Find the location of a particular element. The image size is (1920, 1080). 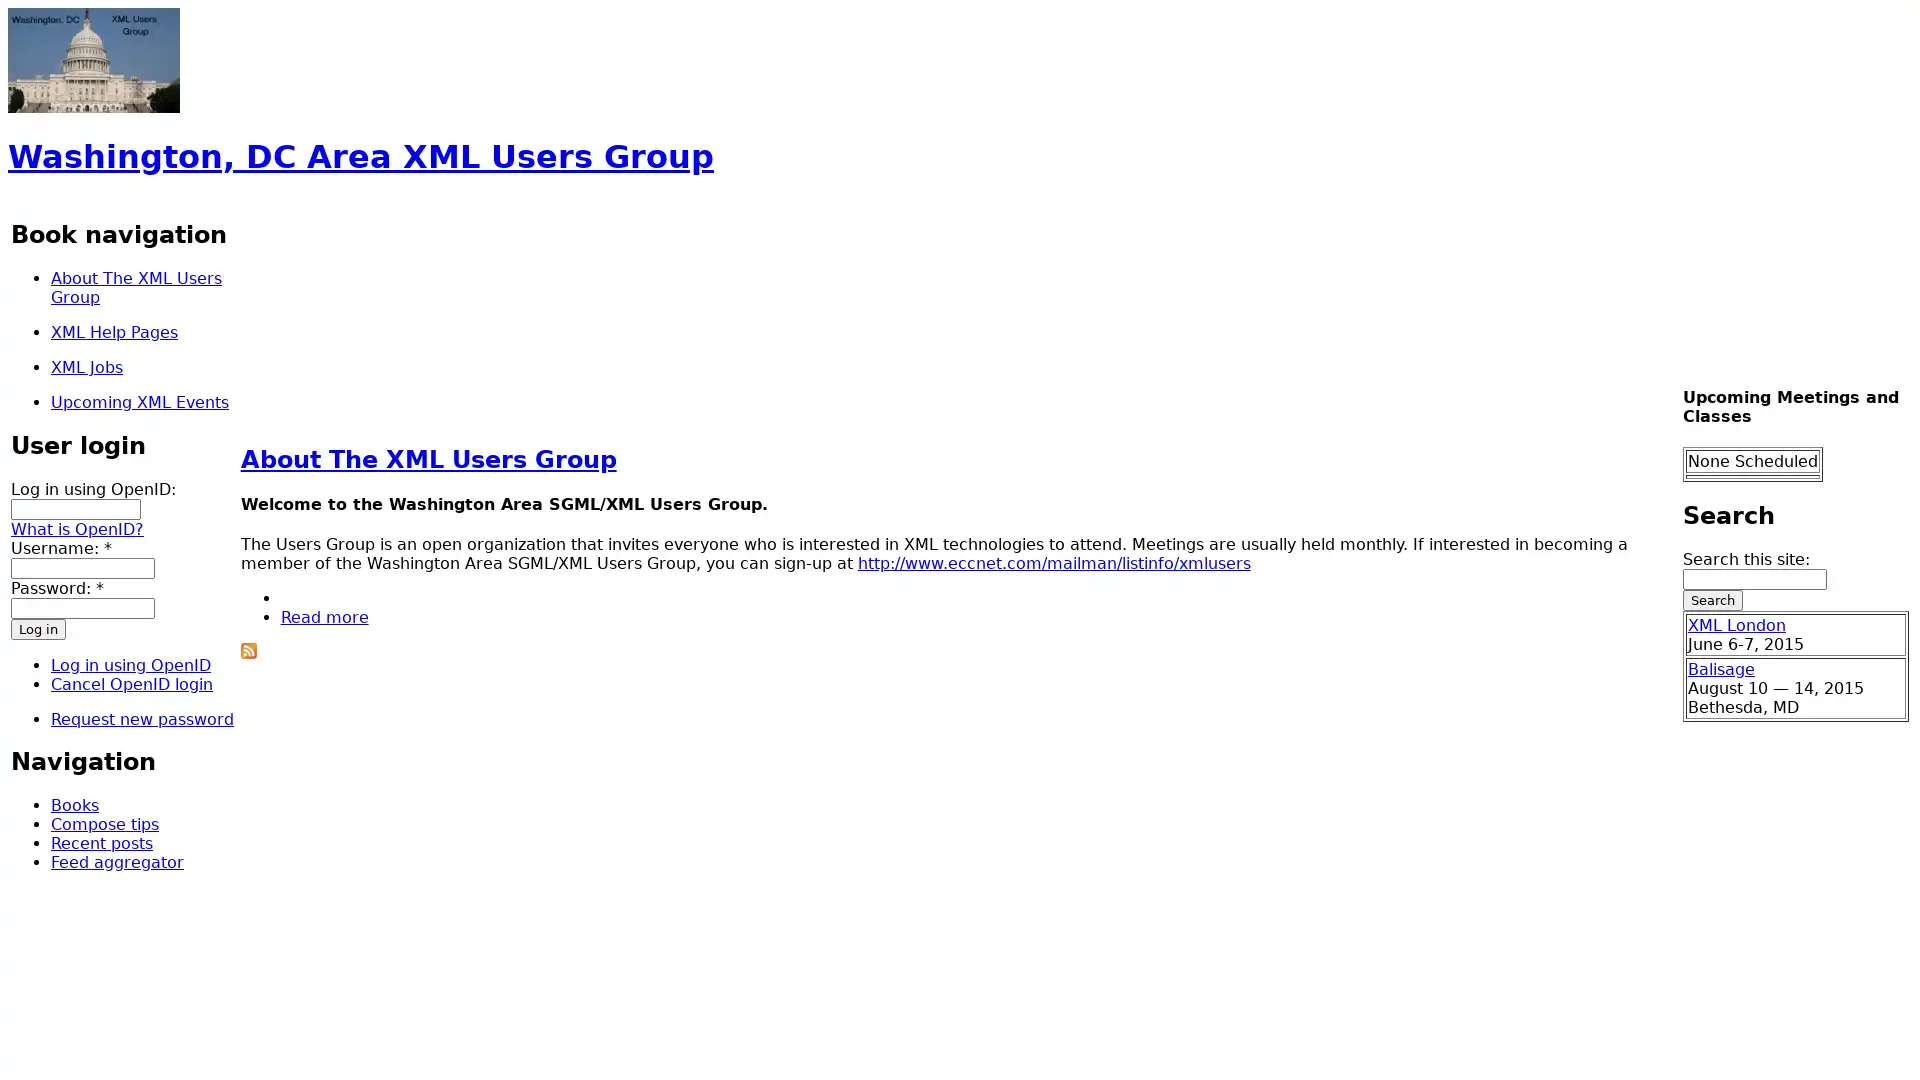

Log in is located at coordinates (38, 627).